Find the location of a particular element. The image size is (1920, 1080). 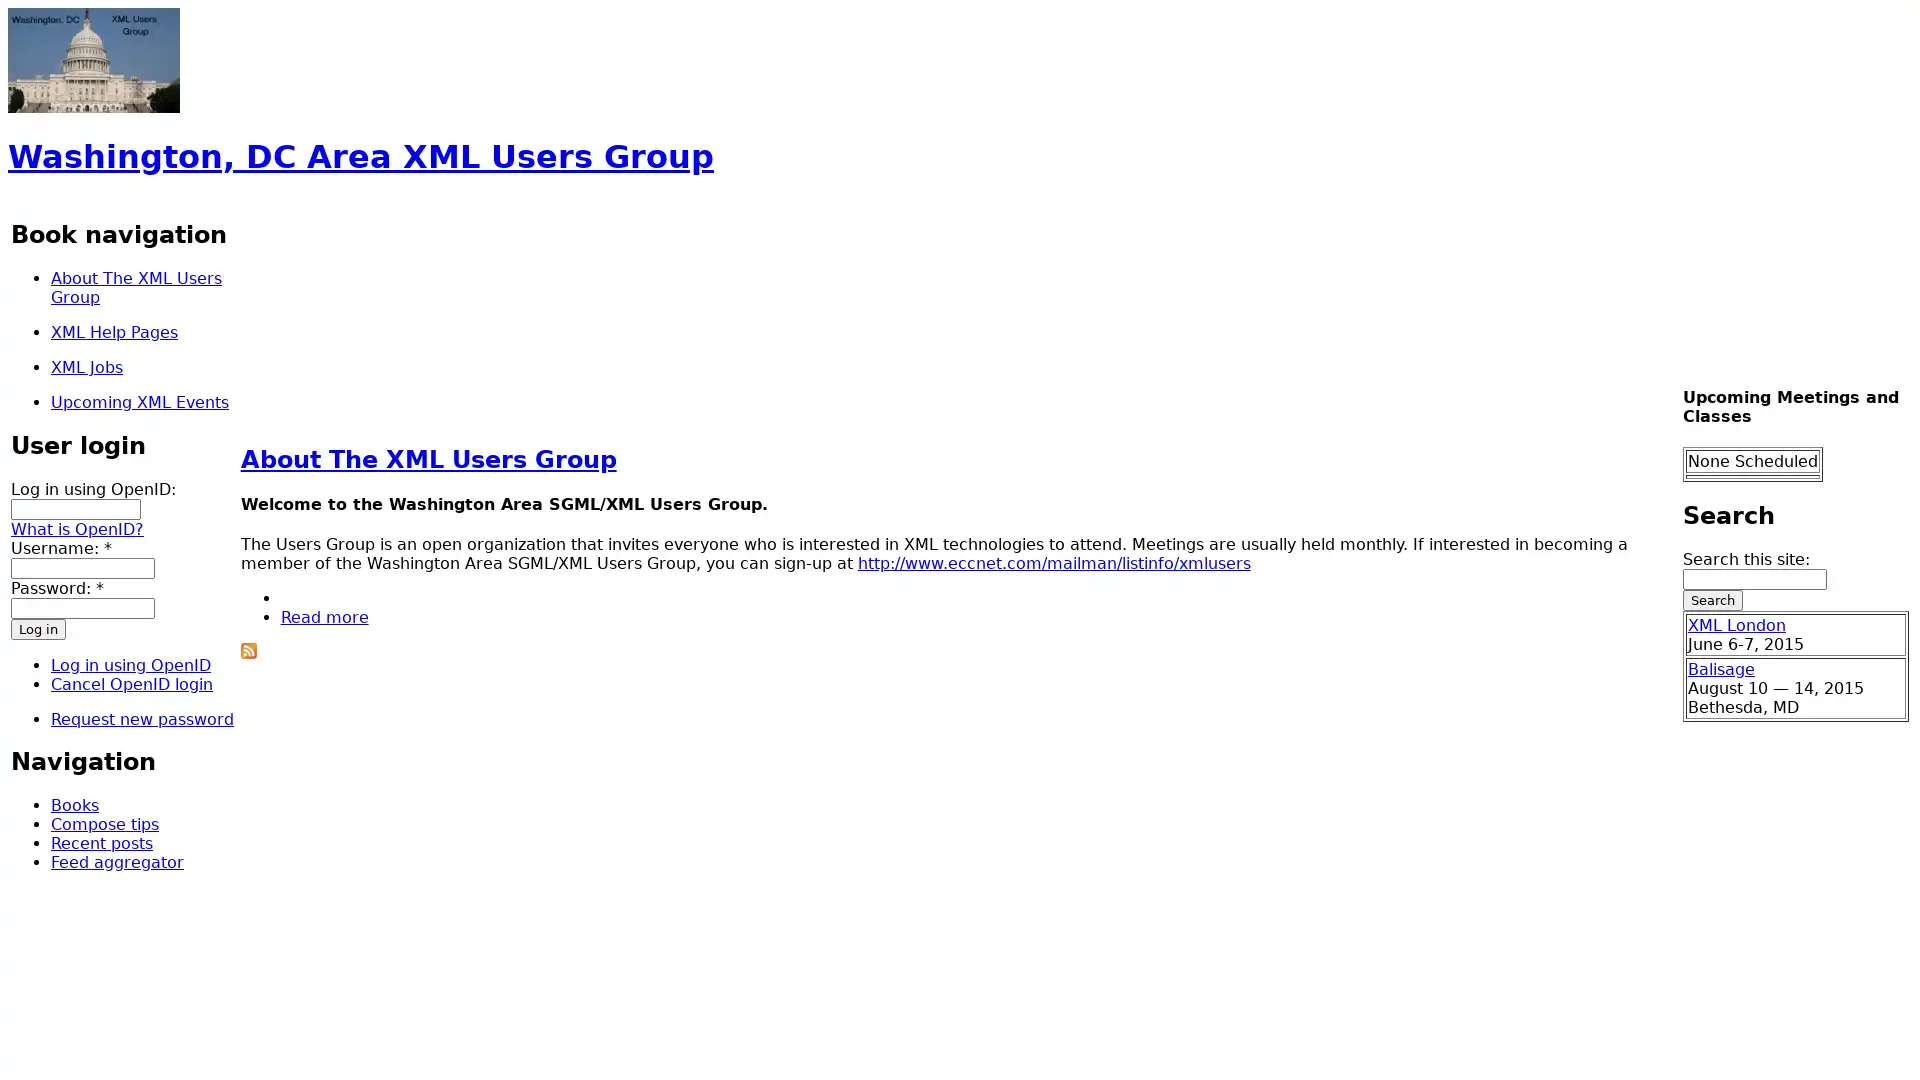

Log in is located at coordinates (38, 627).